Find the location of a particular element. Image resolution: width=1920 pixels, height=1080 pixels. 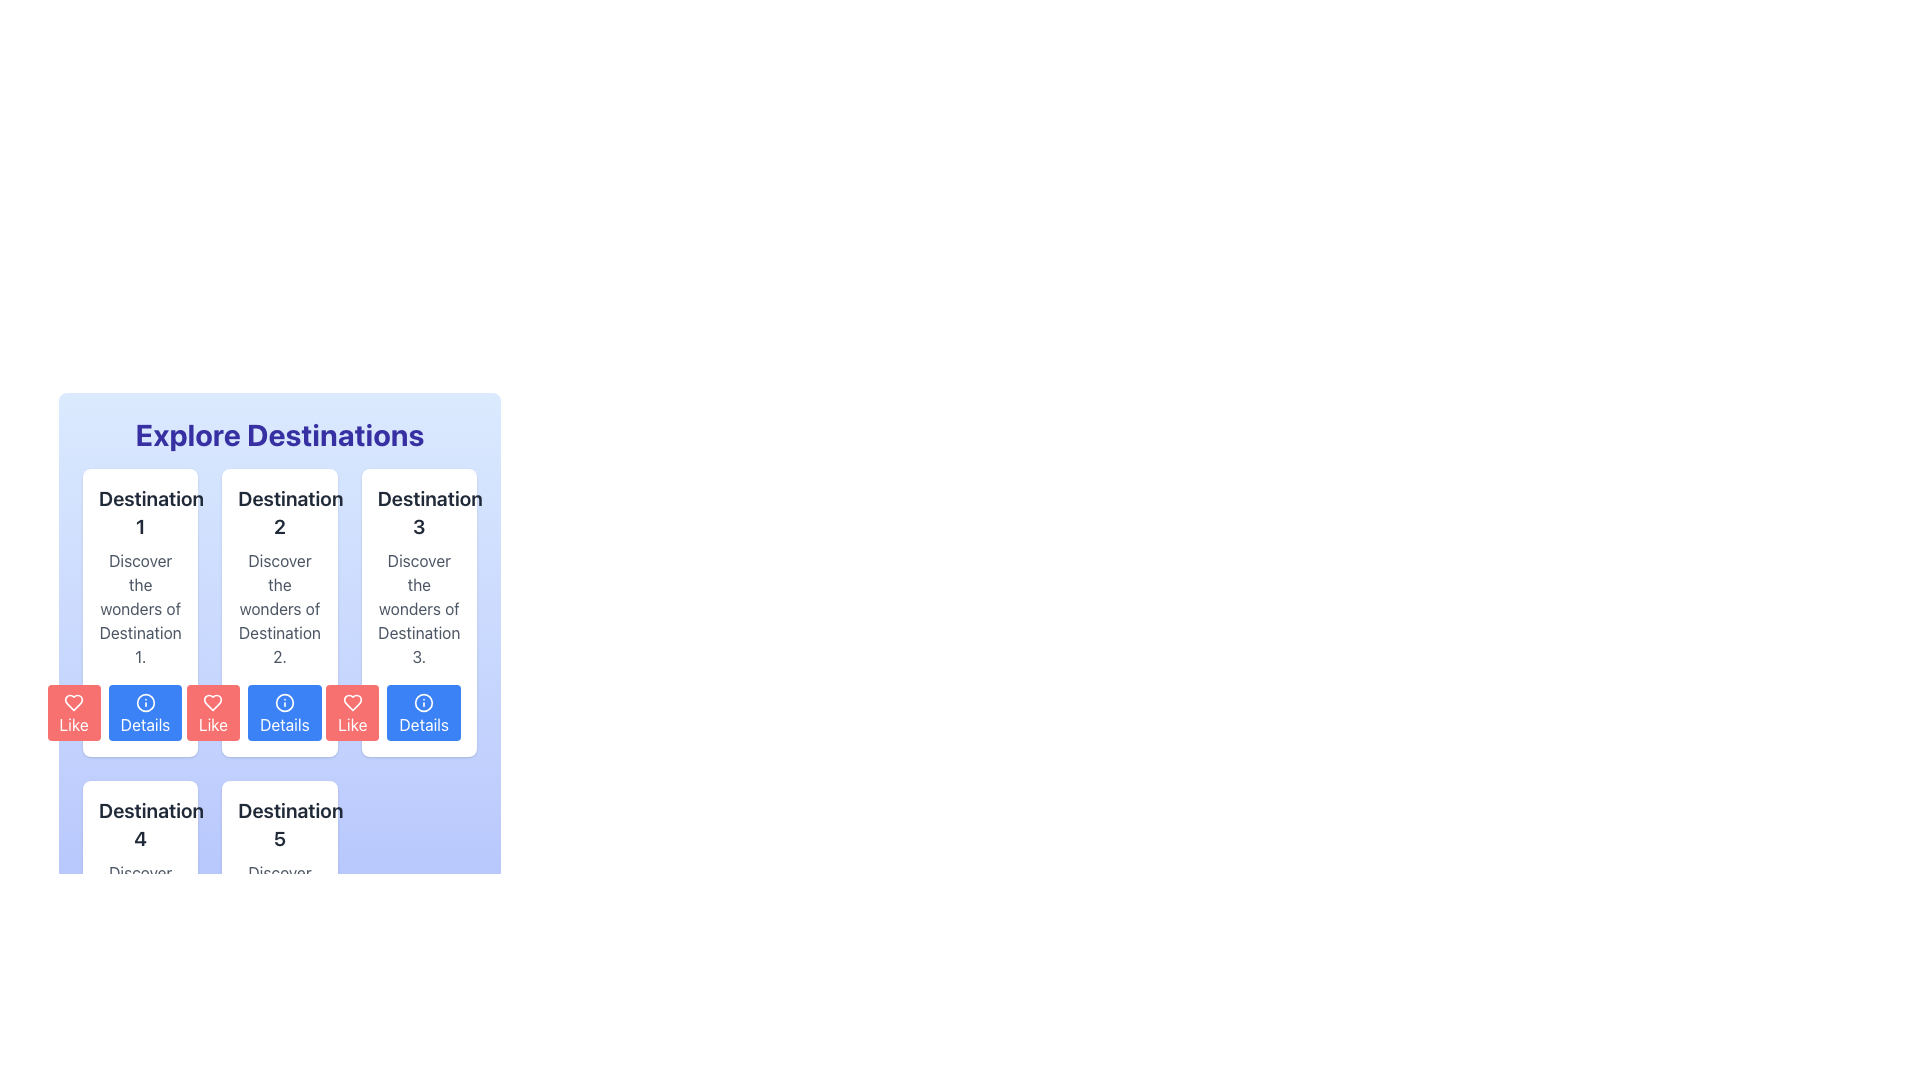

the 'Details' button with a blue background and white text is located at coordinates (423, 712).